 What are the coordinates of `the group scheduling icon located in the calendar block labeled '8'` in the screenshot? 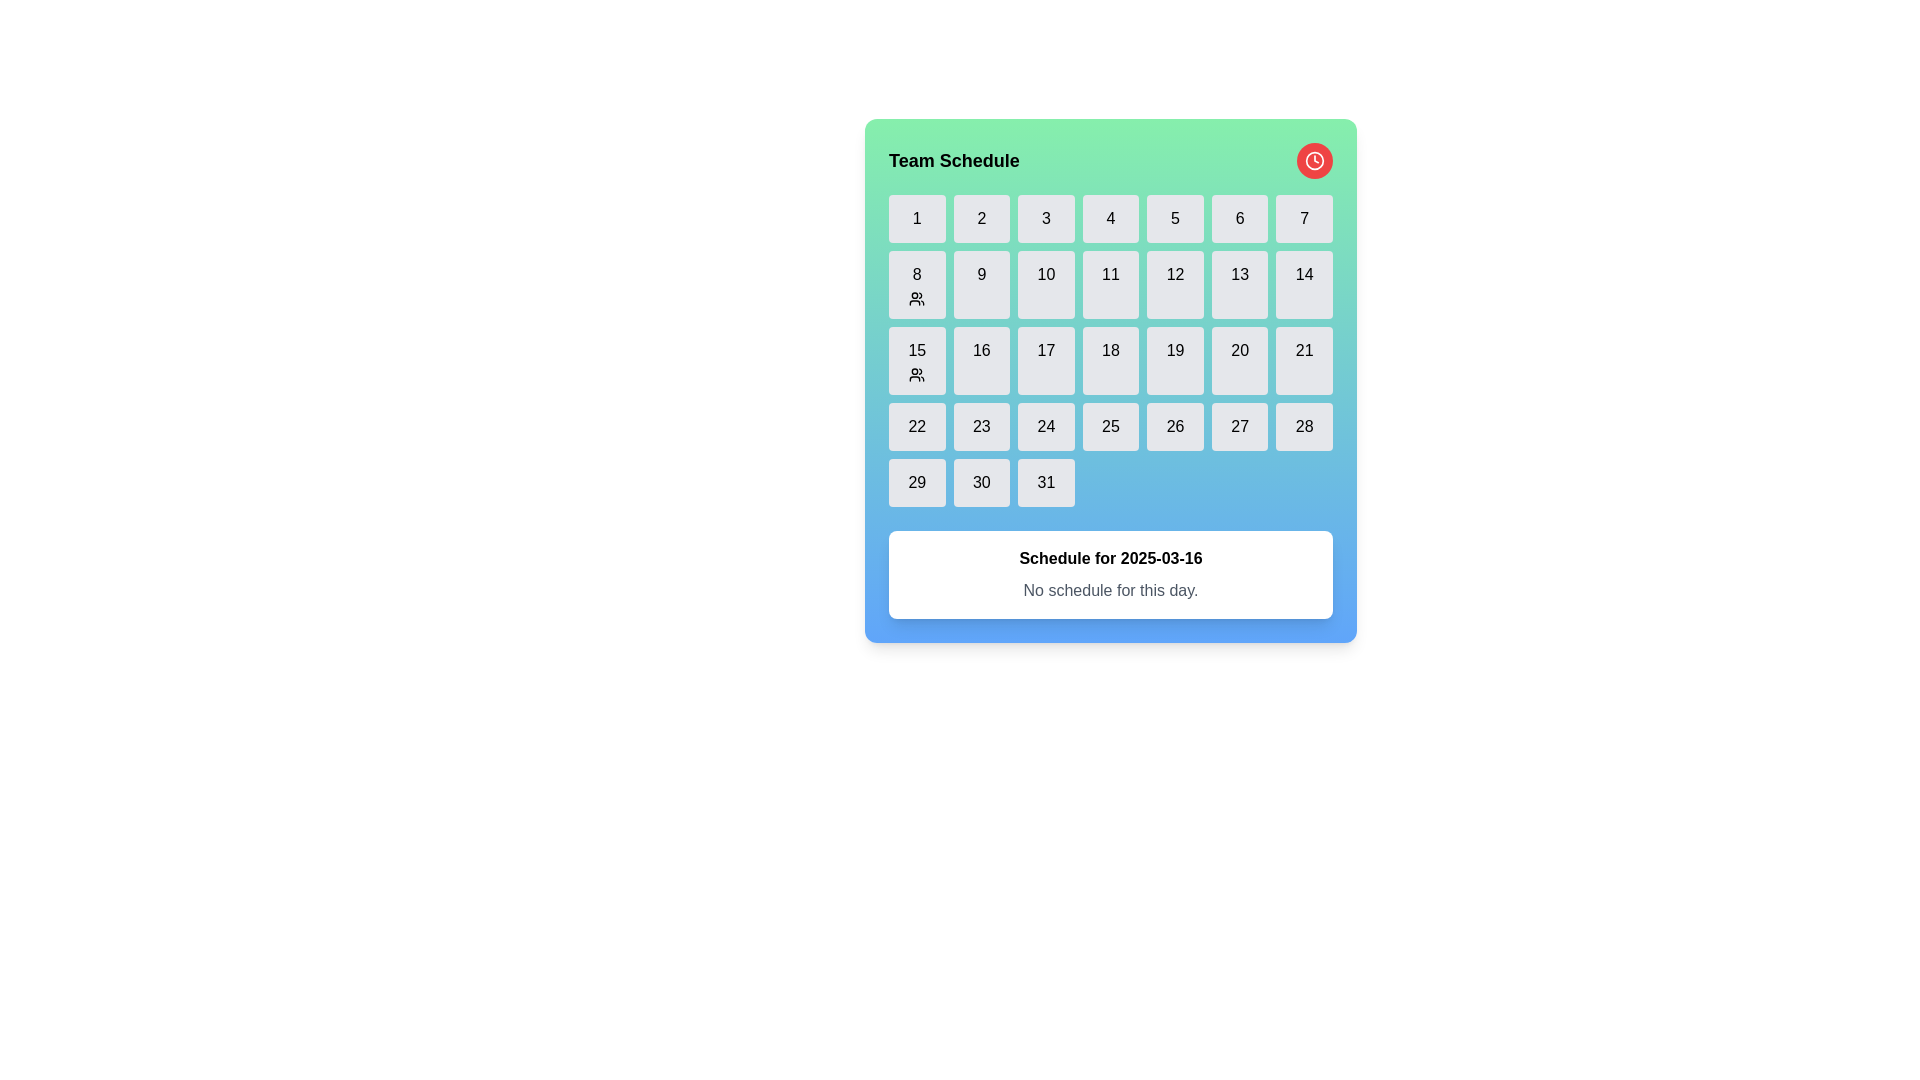 It's located at (915, 299).